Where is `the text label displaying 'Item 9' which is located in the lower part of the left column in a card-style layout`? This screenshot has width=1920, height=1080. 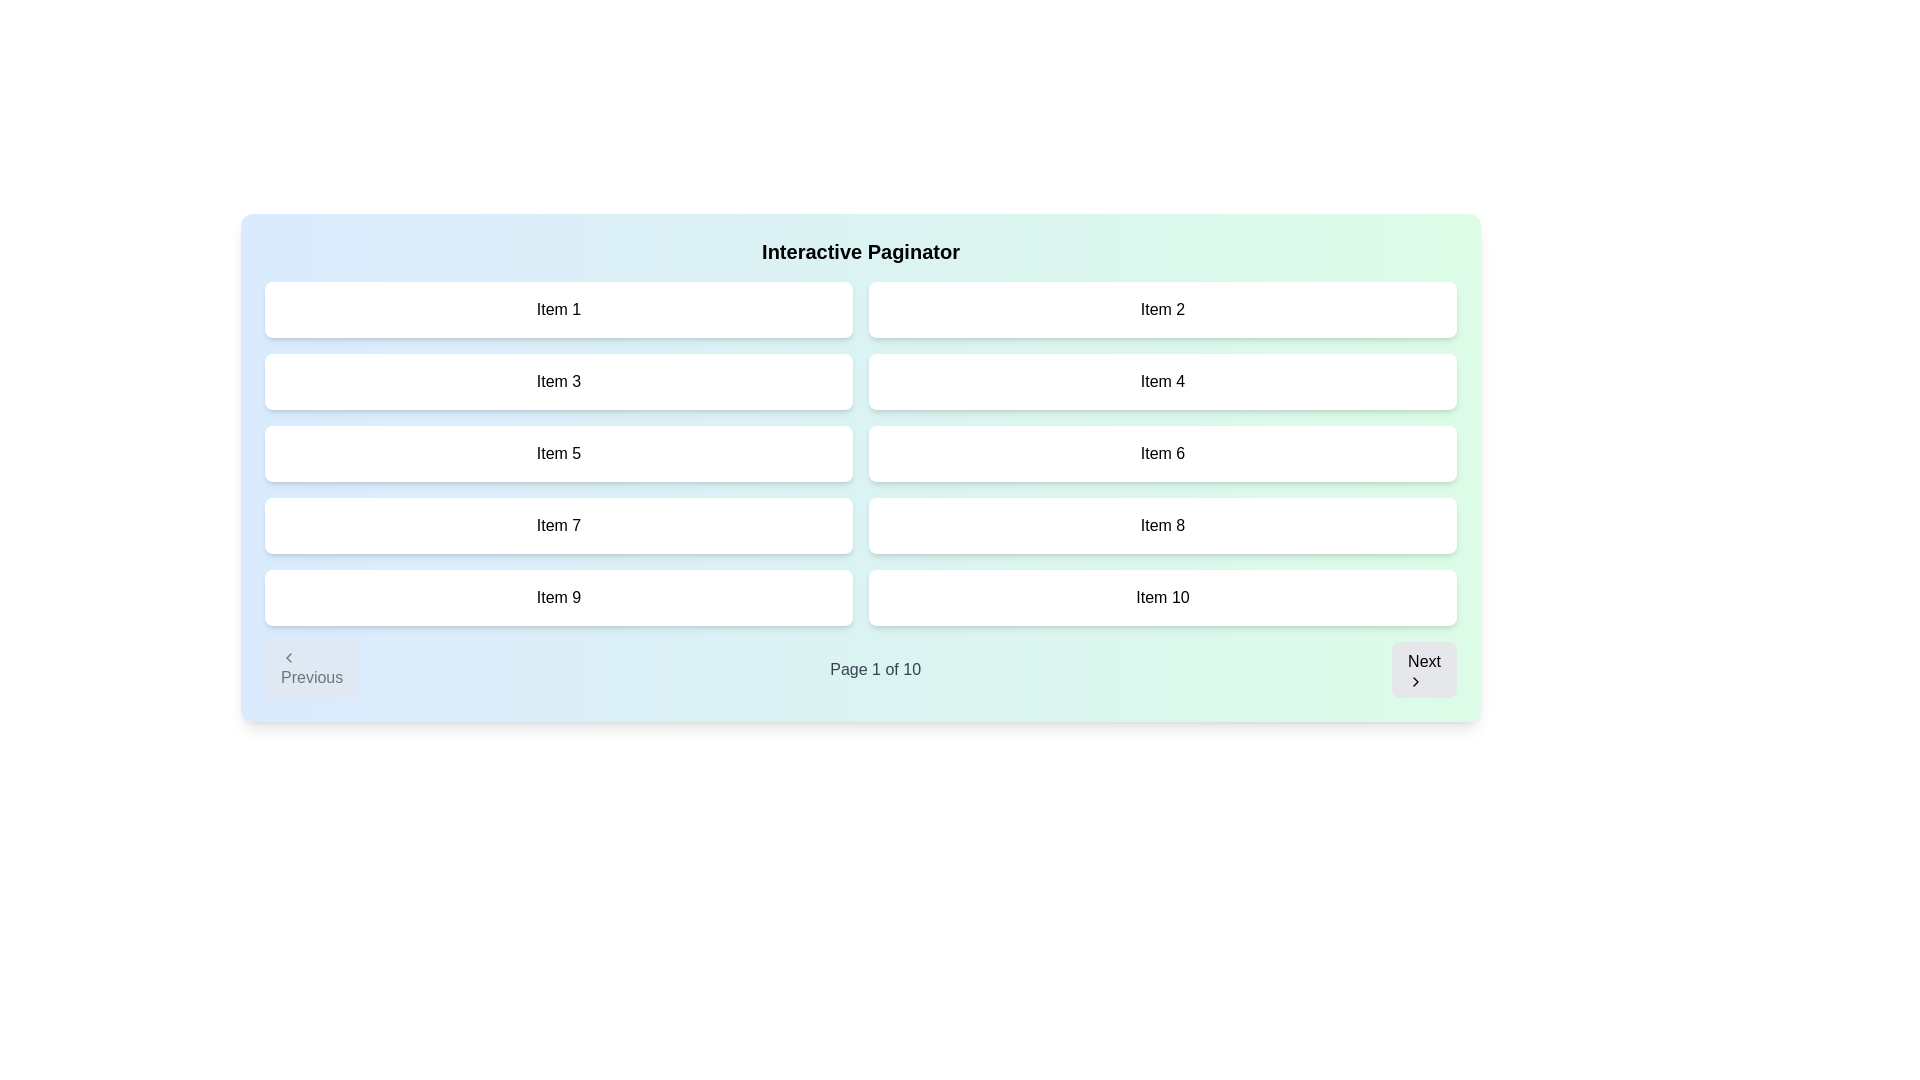 the text label displaying 'Item 9' which is located in the lower part of the left column in a card-style layout is located at coordinates (558, 596).